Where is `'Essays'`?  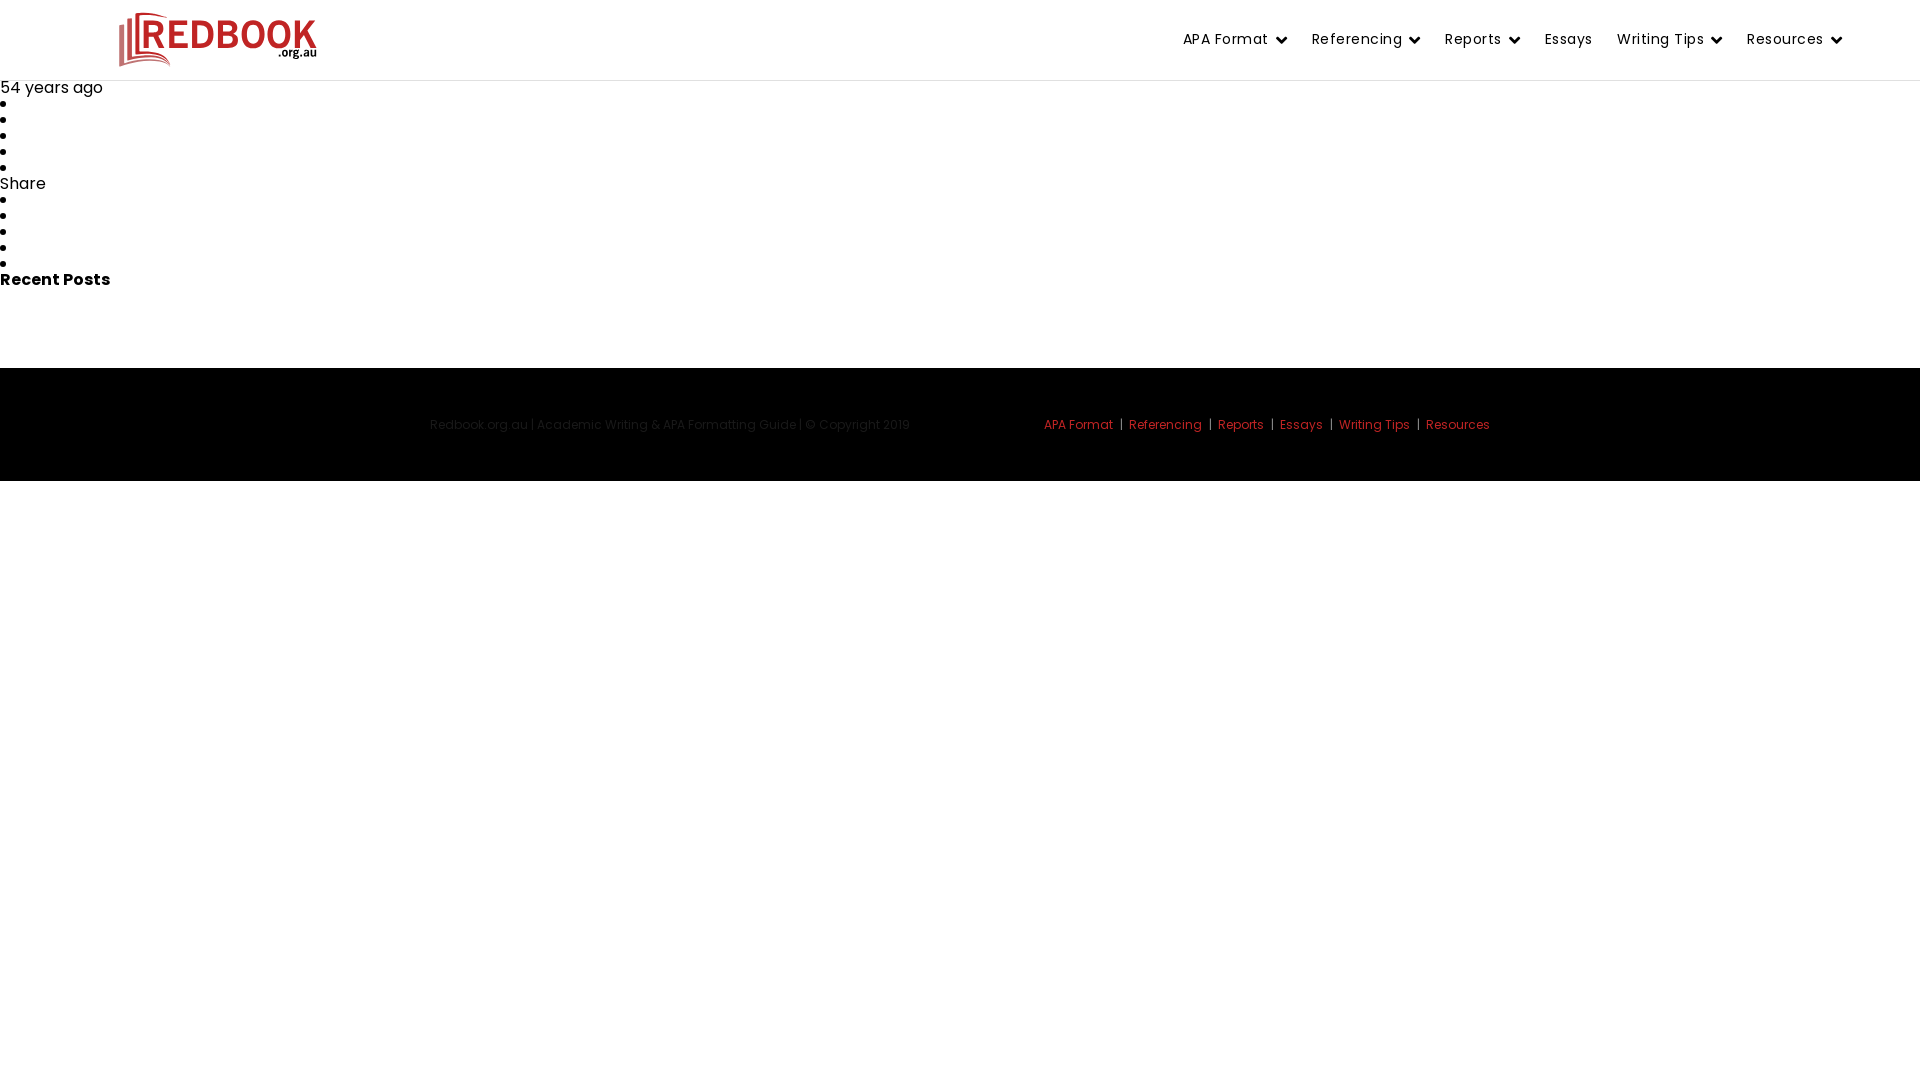 'Essays' is located at coordinates (1307, 423).